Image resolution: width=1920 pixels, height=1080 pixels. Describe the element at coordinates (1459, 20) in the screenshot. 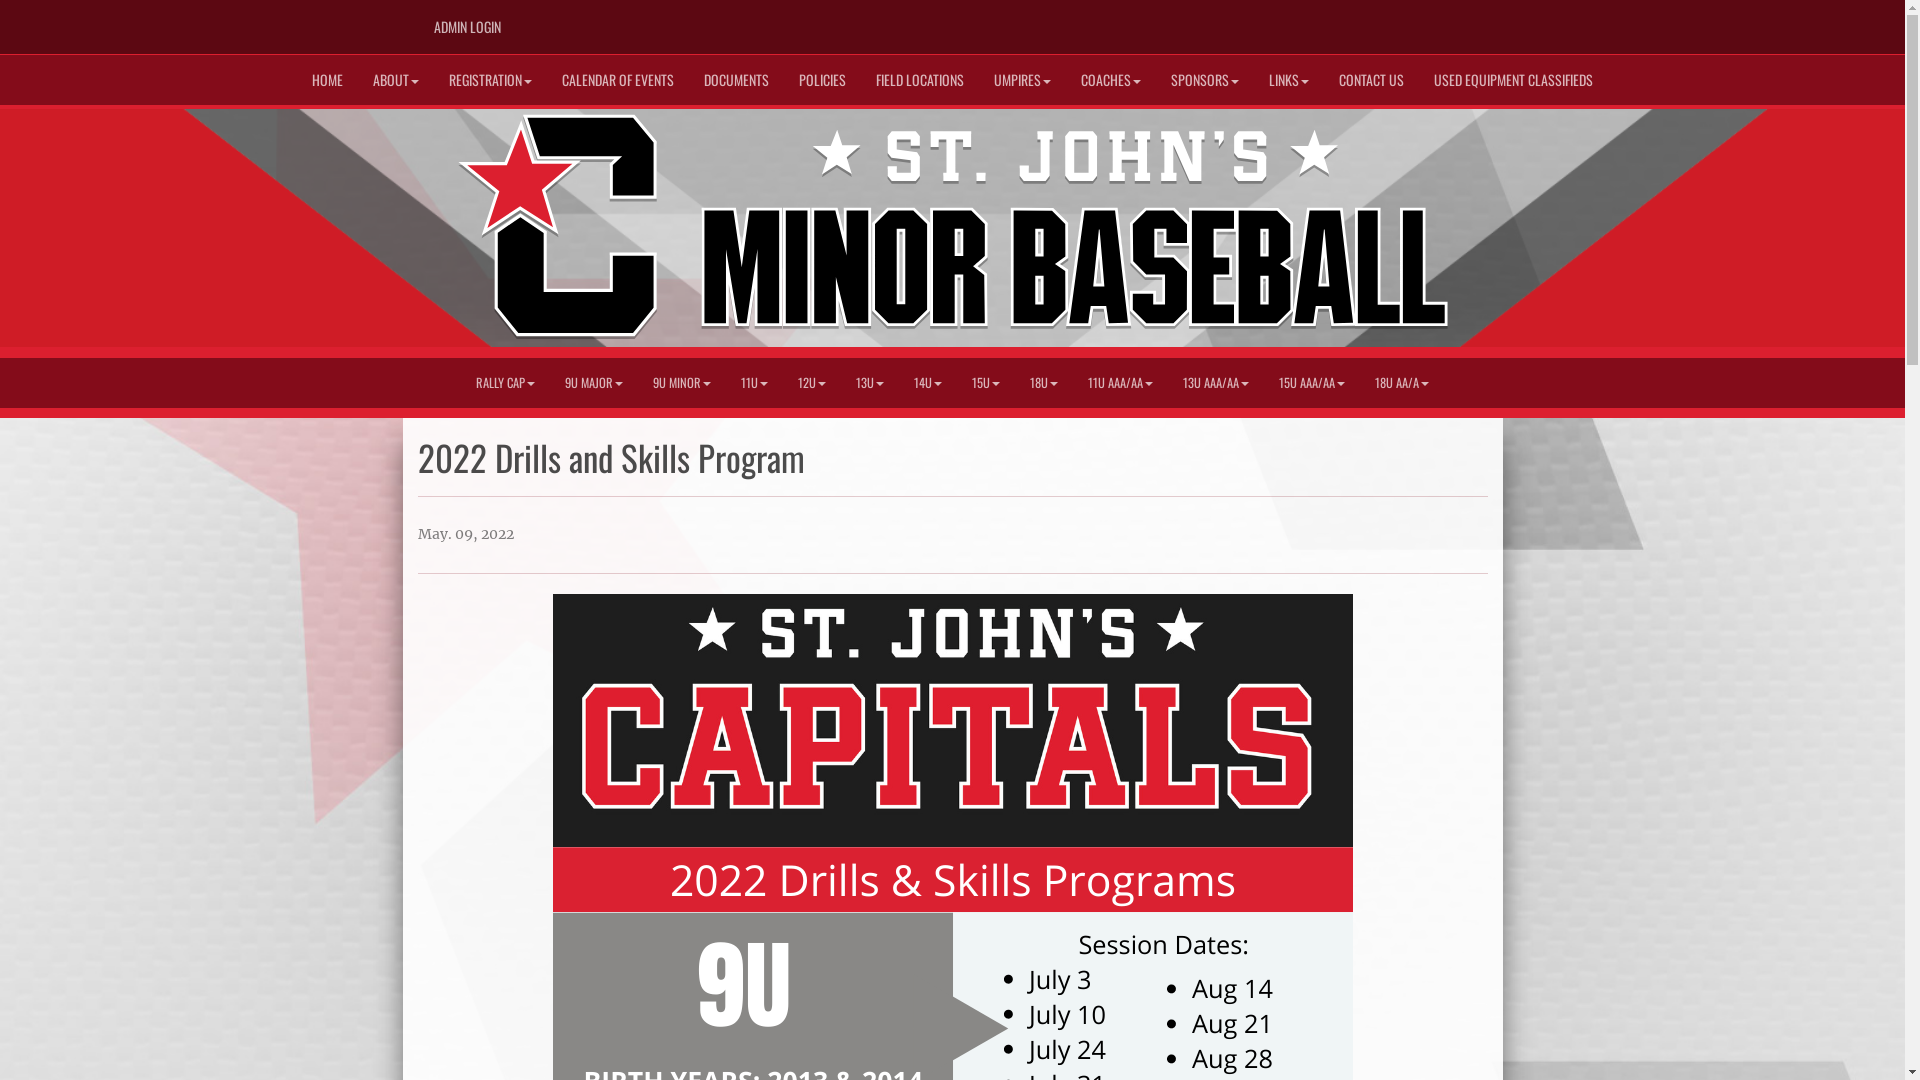

I see `'Instagram'` at that location.